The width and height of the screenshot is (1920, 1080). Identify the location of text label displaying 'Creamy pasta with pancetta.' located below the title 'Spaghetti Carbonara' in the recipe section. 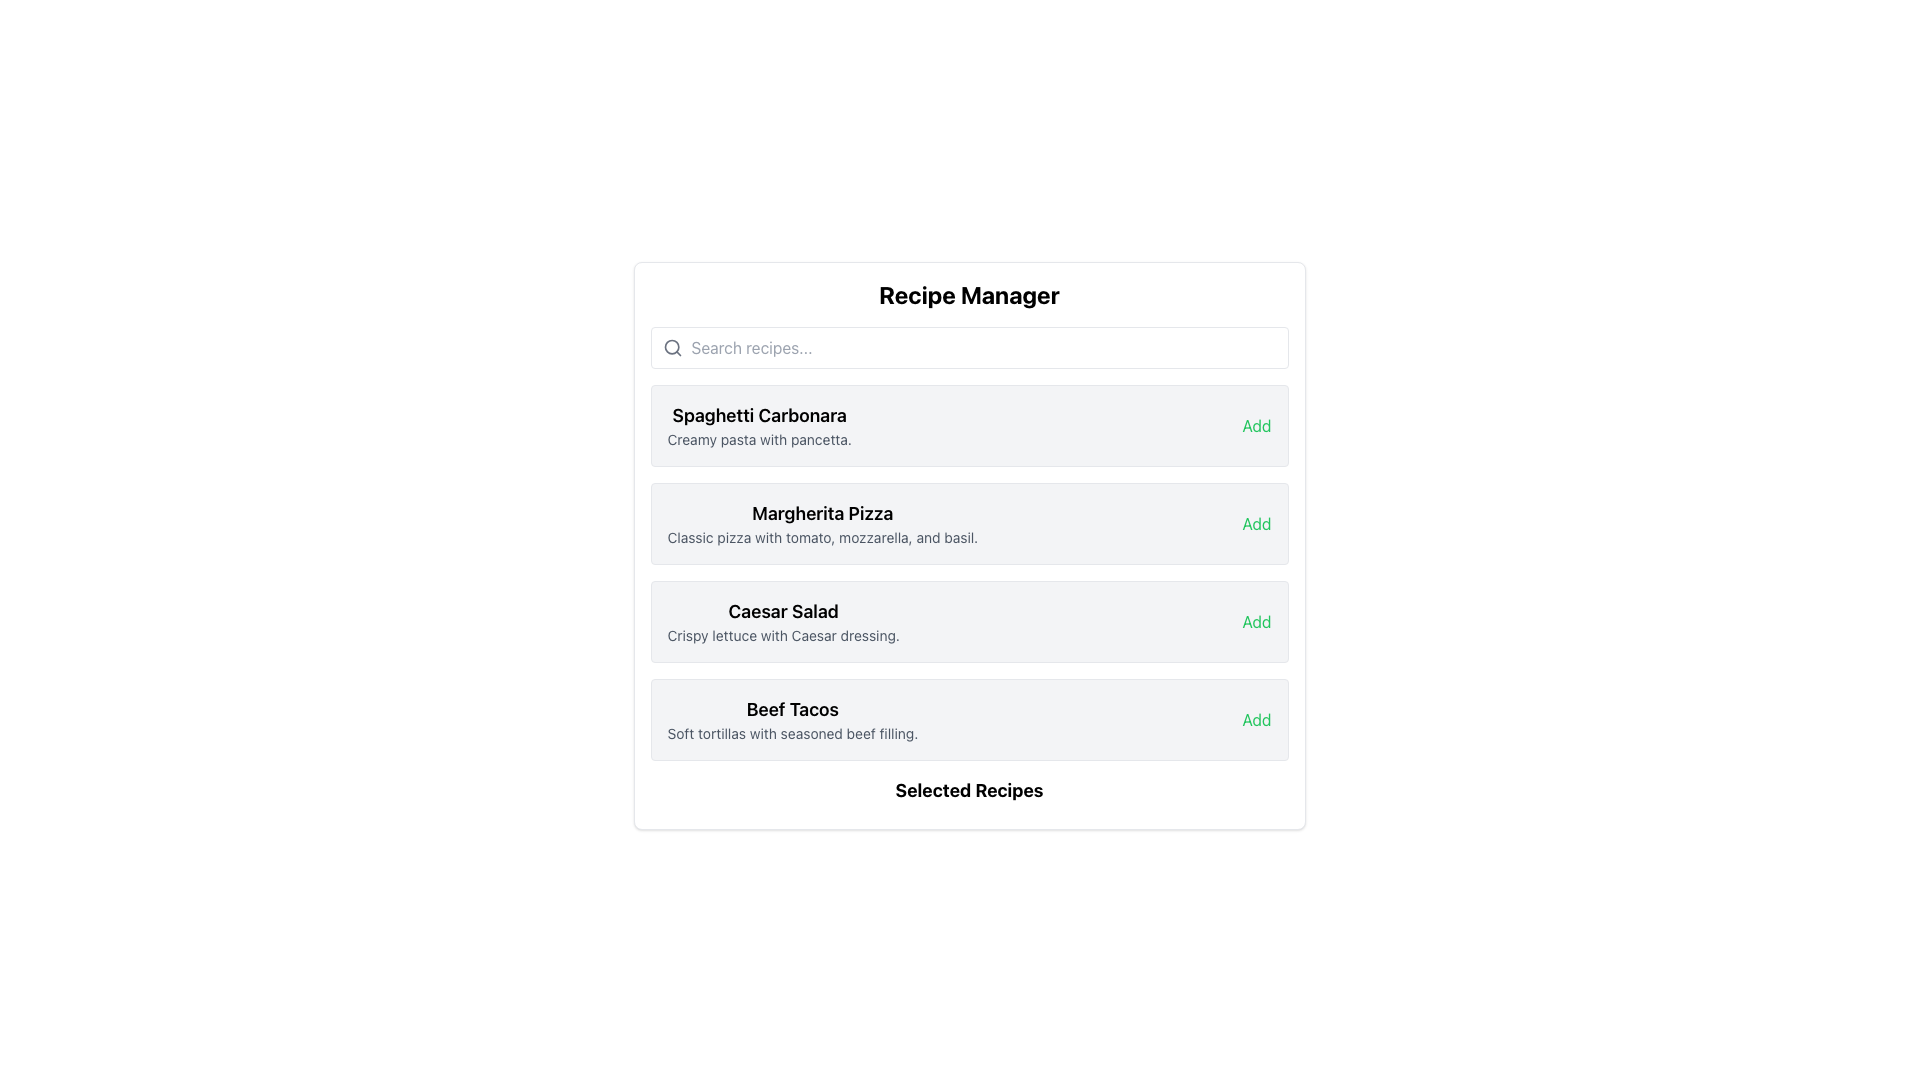
(758, 438).